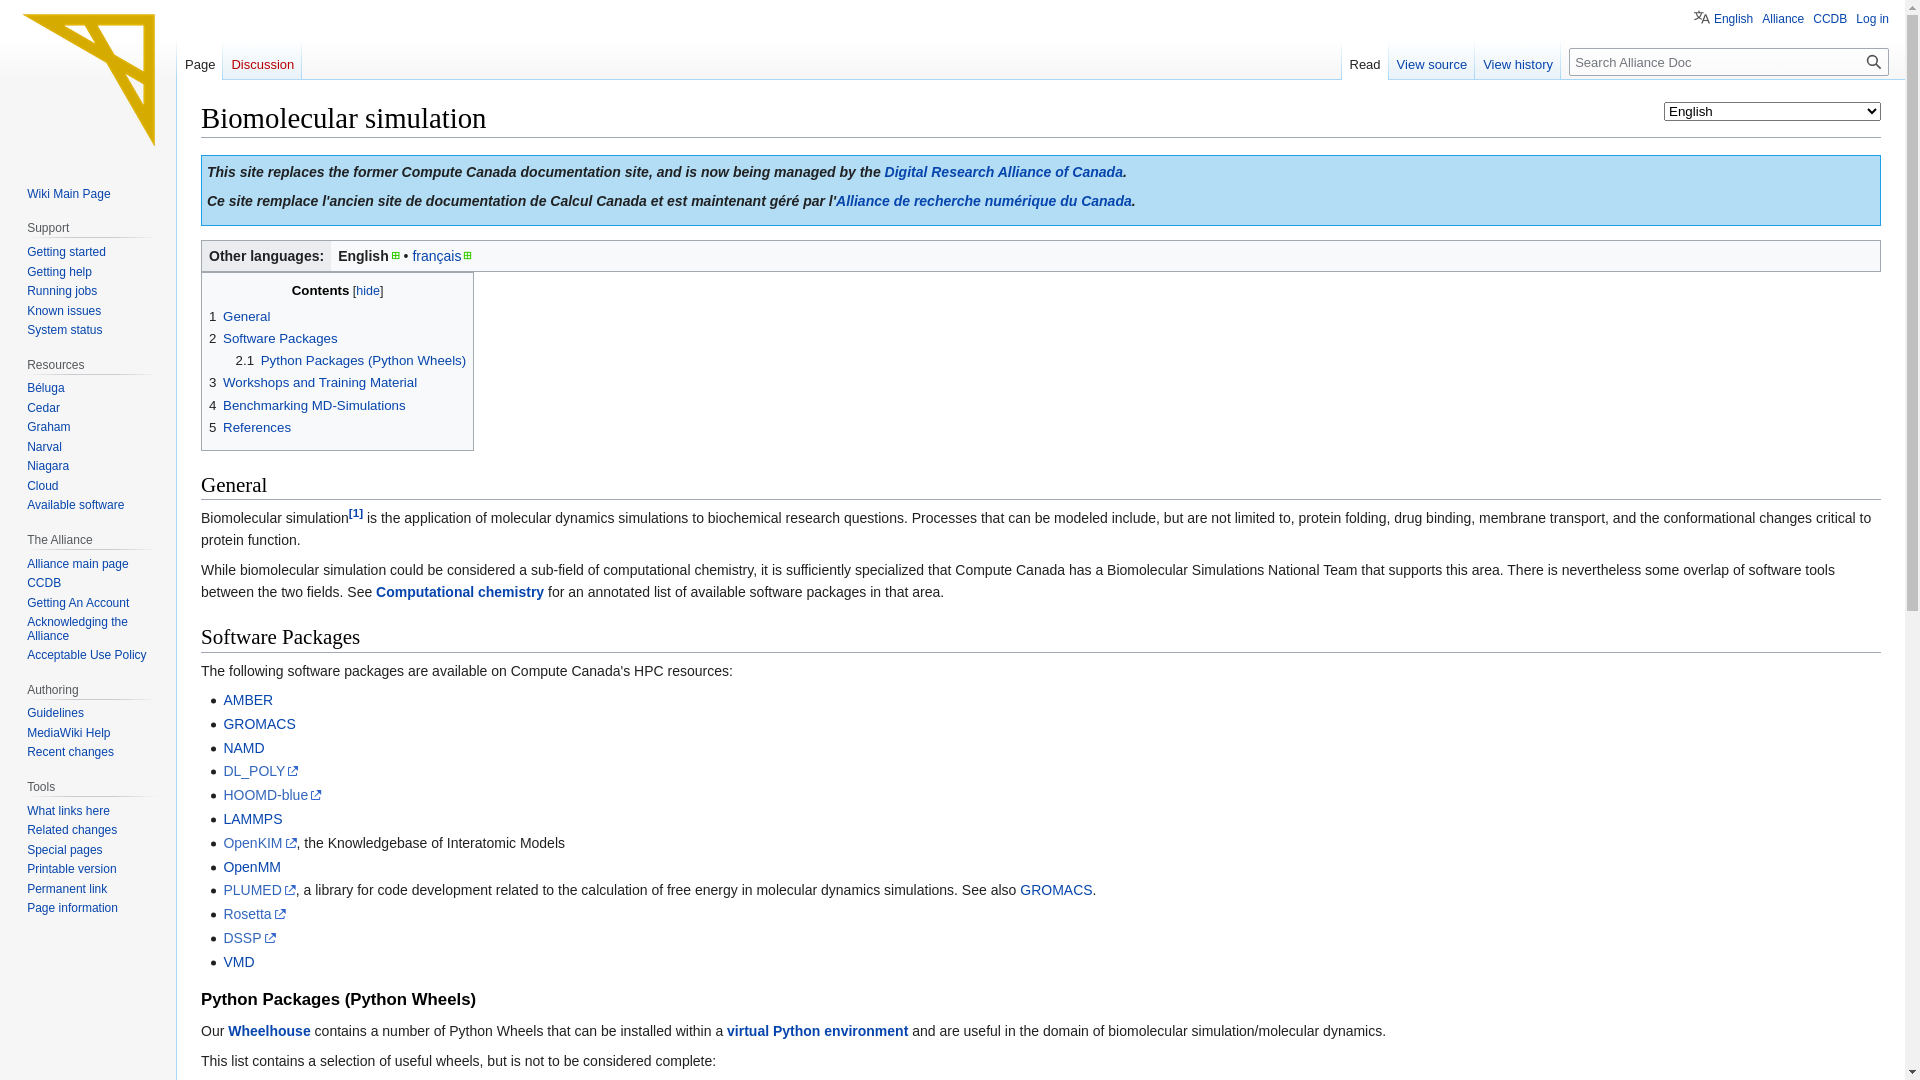 This screenshot has width=1920, height=1080. What do you see at coordinates (351, 360) in the screenshot?
I see `'2.1 Python Packages (Python Wheels)'` at bounding box center [351, 360].